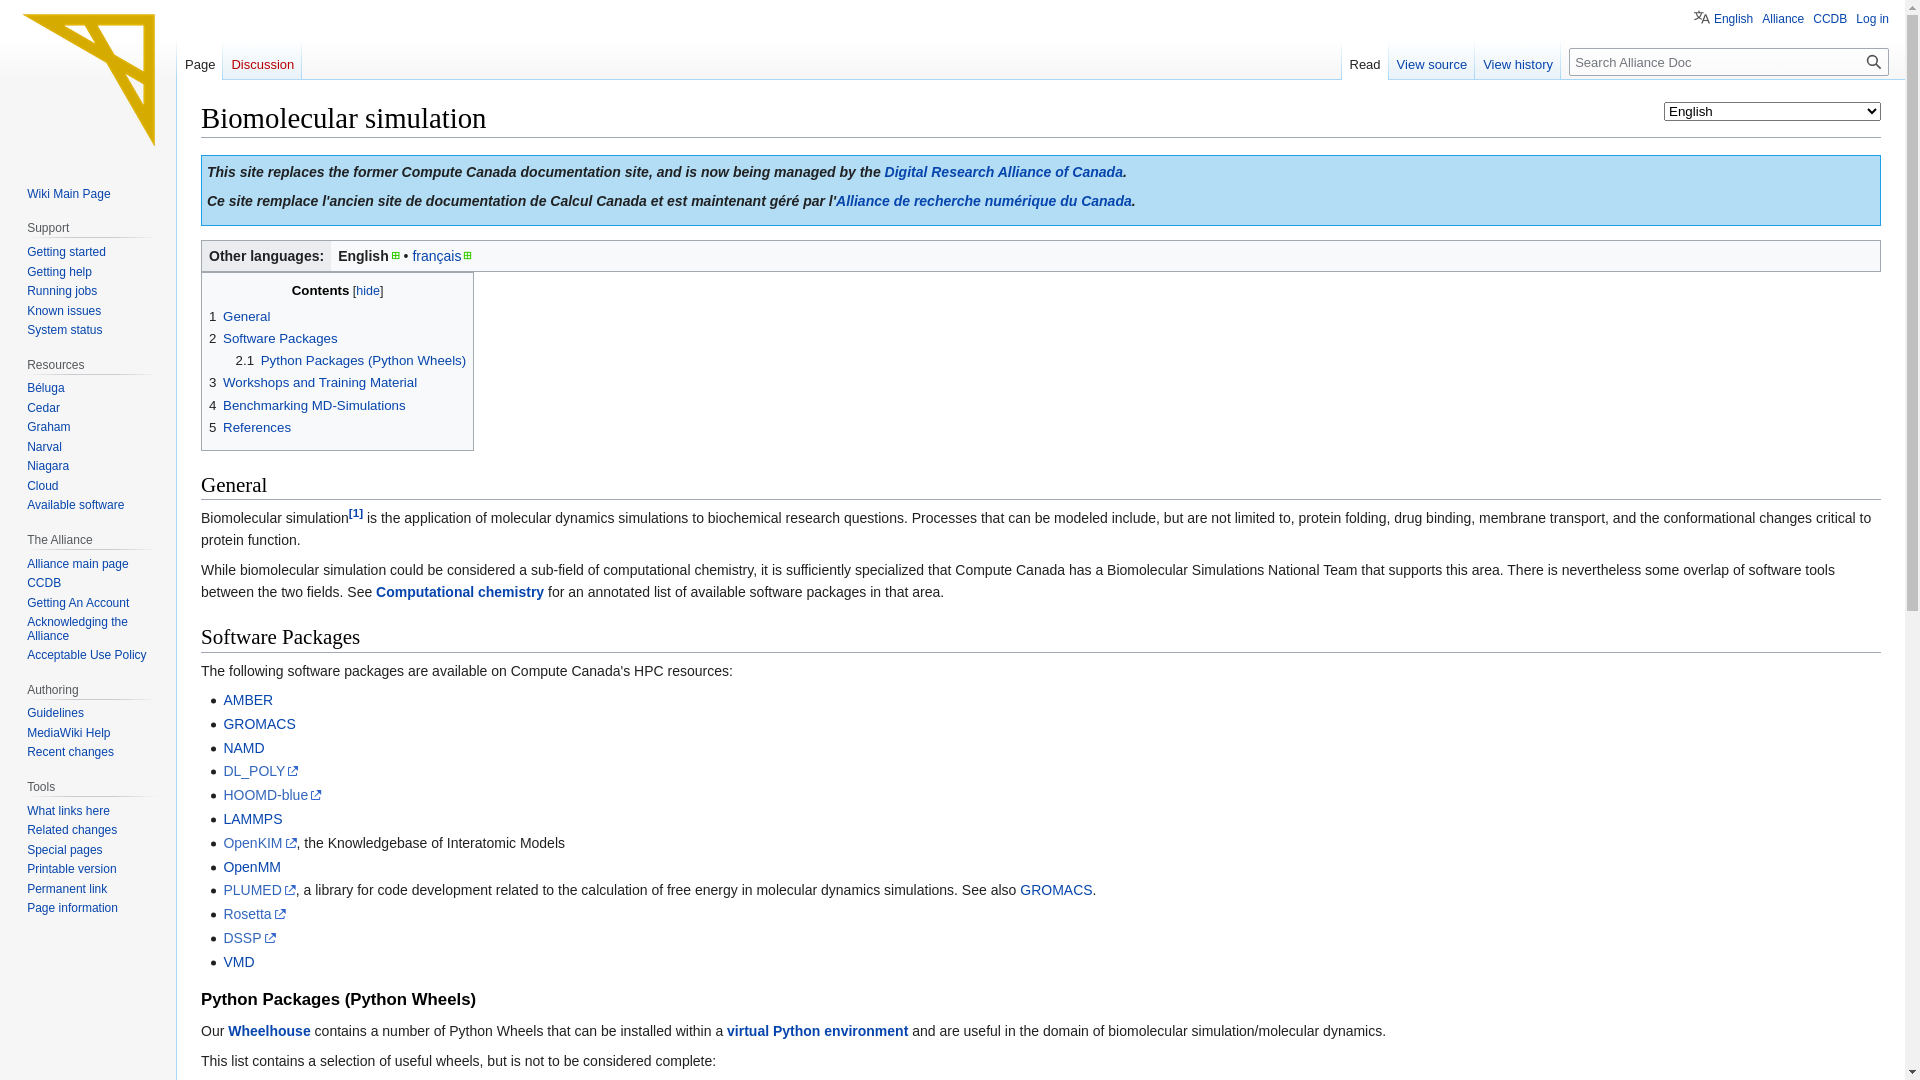 This screenshot has width=1920, height=1080. What do you see at coordinates (351, 360) in the screenshot?
I see `'2.1 Python Packages (Python Wheels)'` at bounding box center [351, 360].